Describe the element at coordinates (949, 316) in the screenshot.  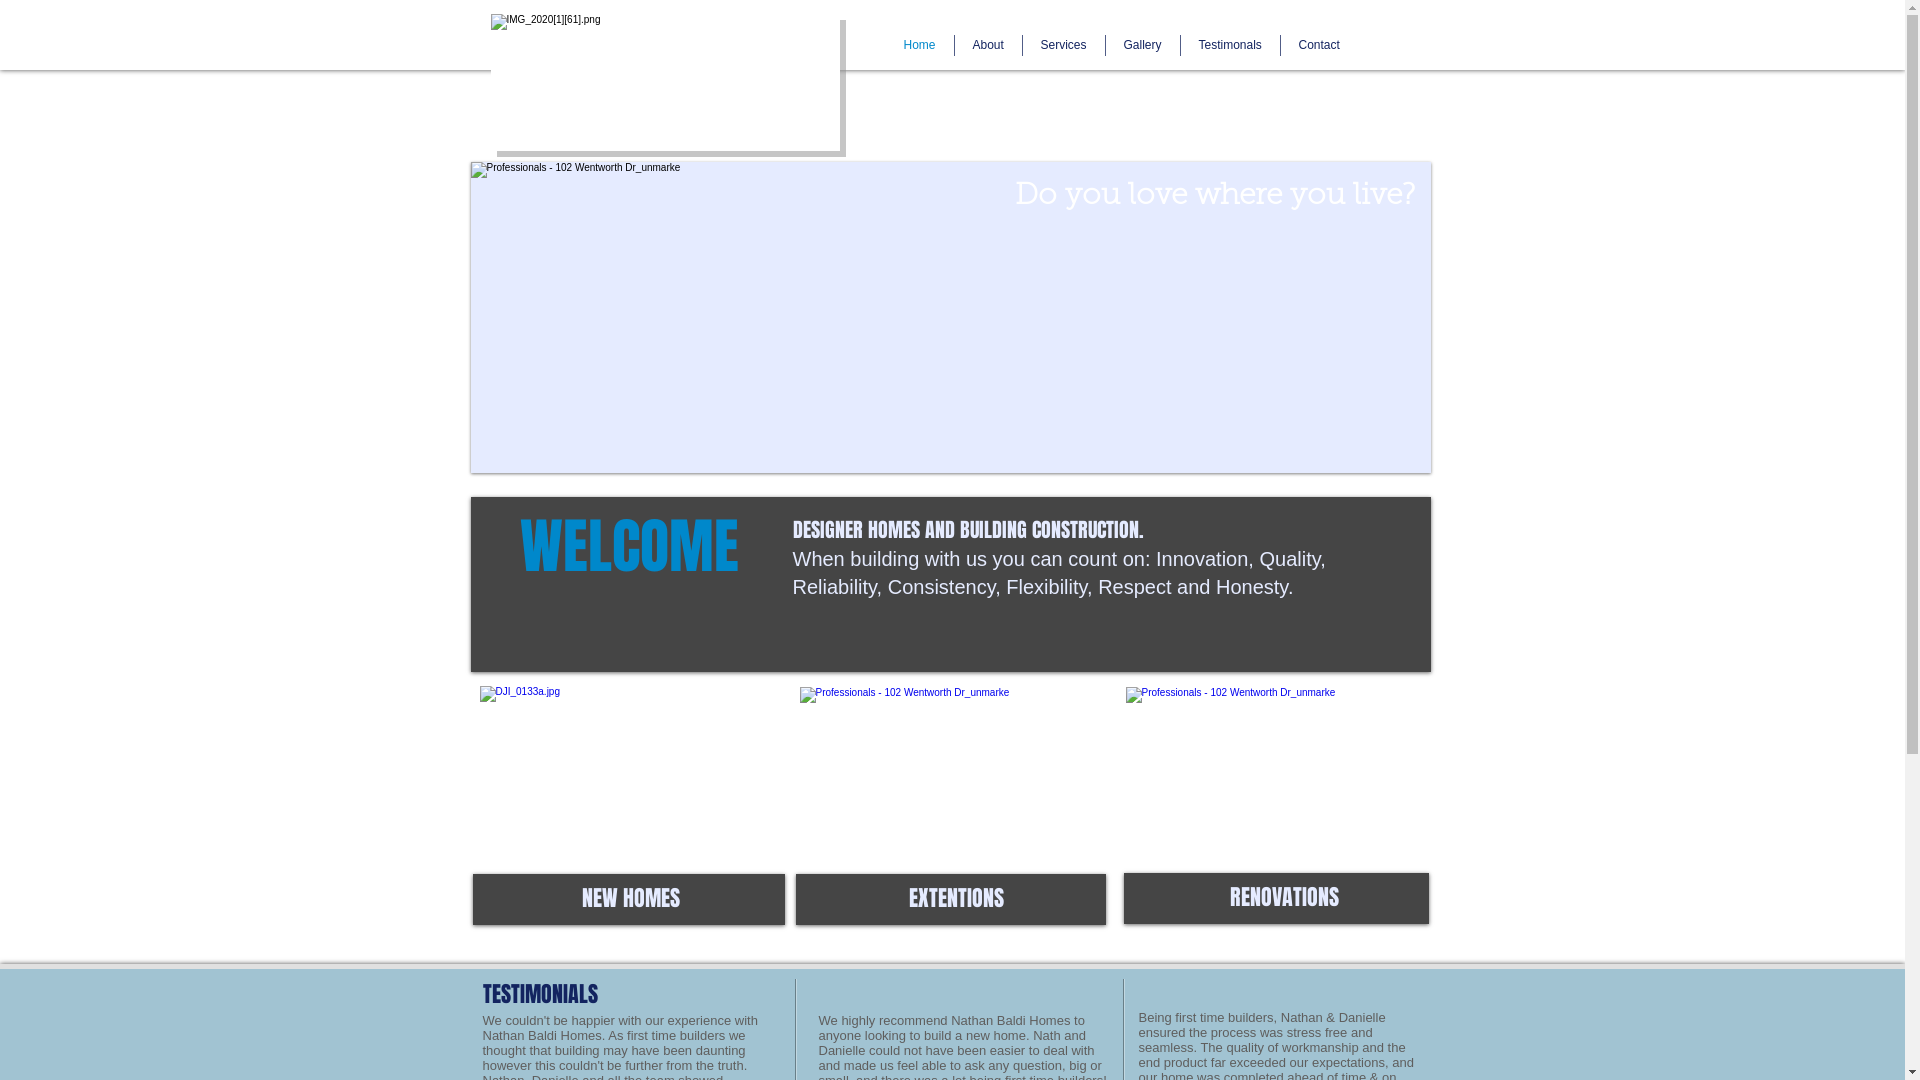
I see `'main1.jpg 2015-9-30-11:56:23'` at that location.